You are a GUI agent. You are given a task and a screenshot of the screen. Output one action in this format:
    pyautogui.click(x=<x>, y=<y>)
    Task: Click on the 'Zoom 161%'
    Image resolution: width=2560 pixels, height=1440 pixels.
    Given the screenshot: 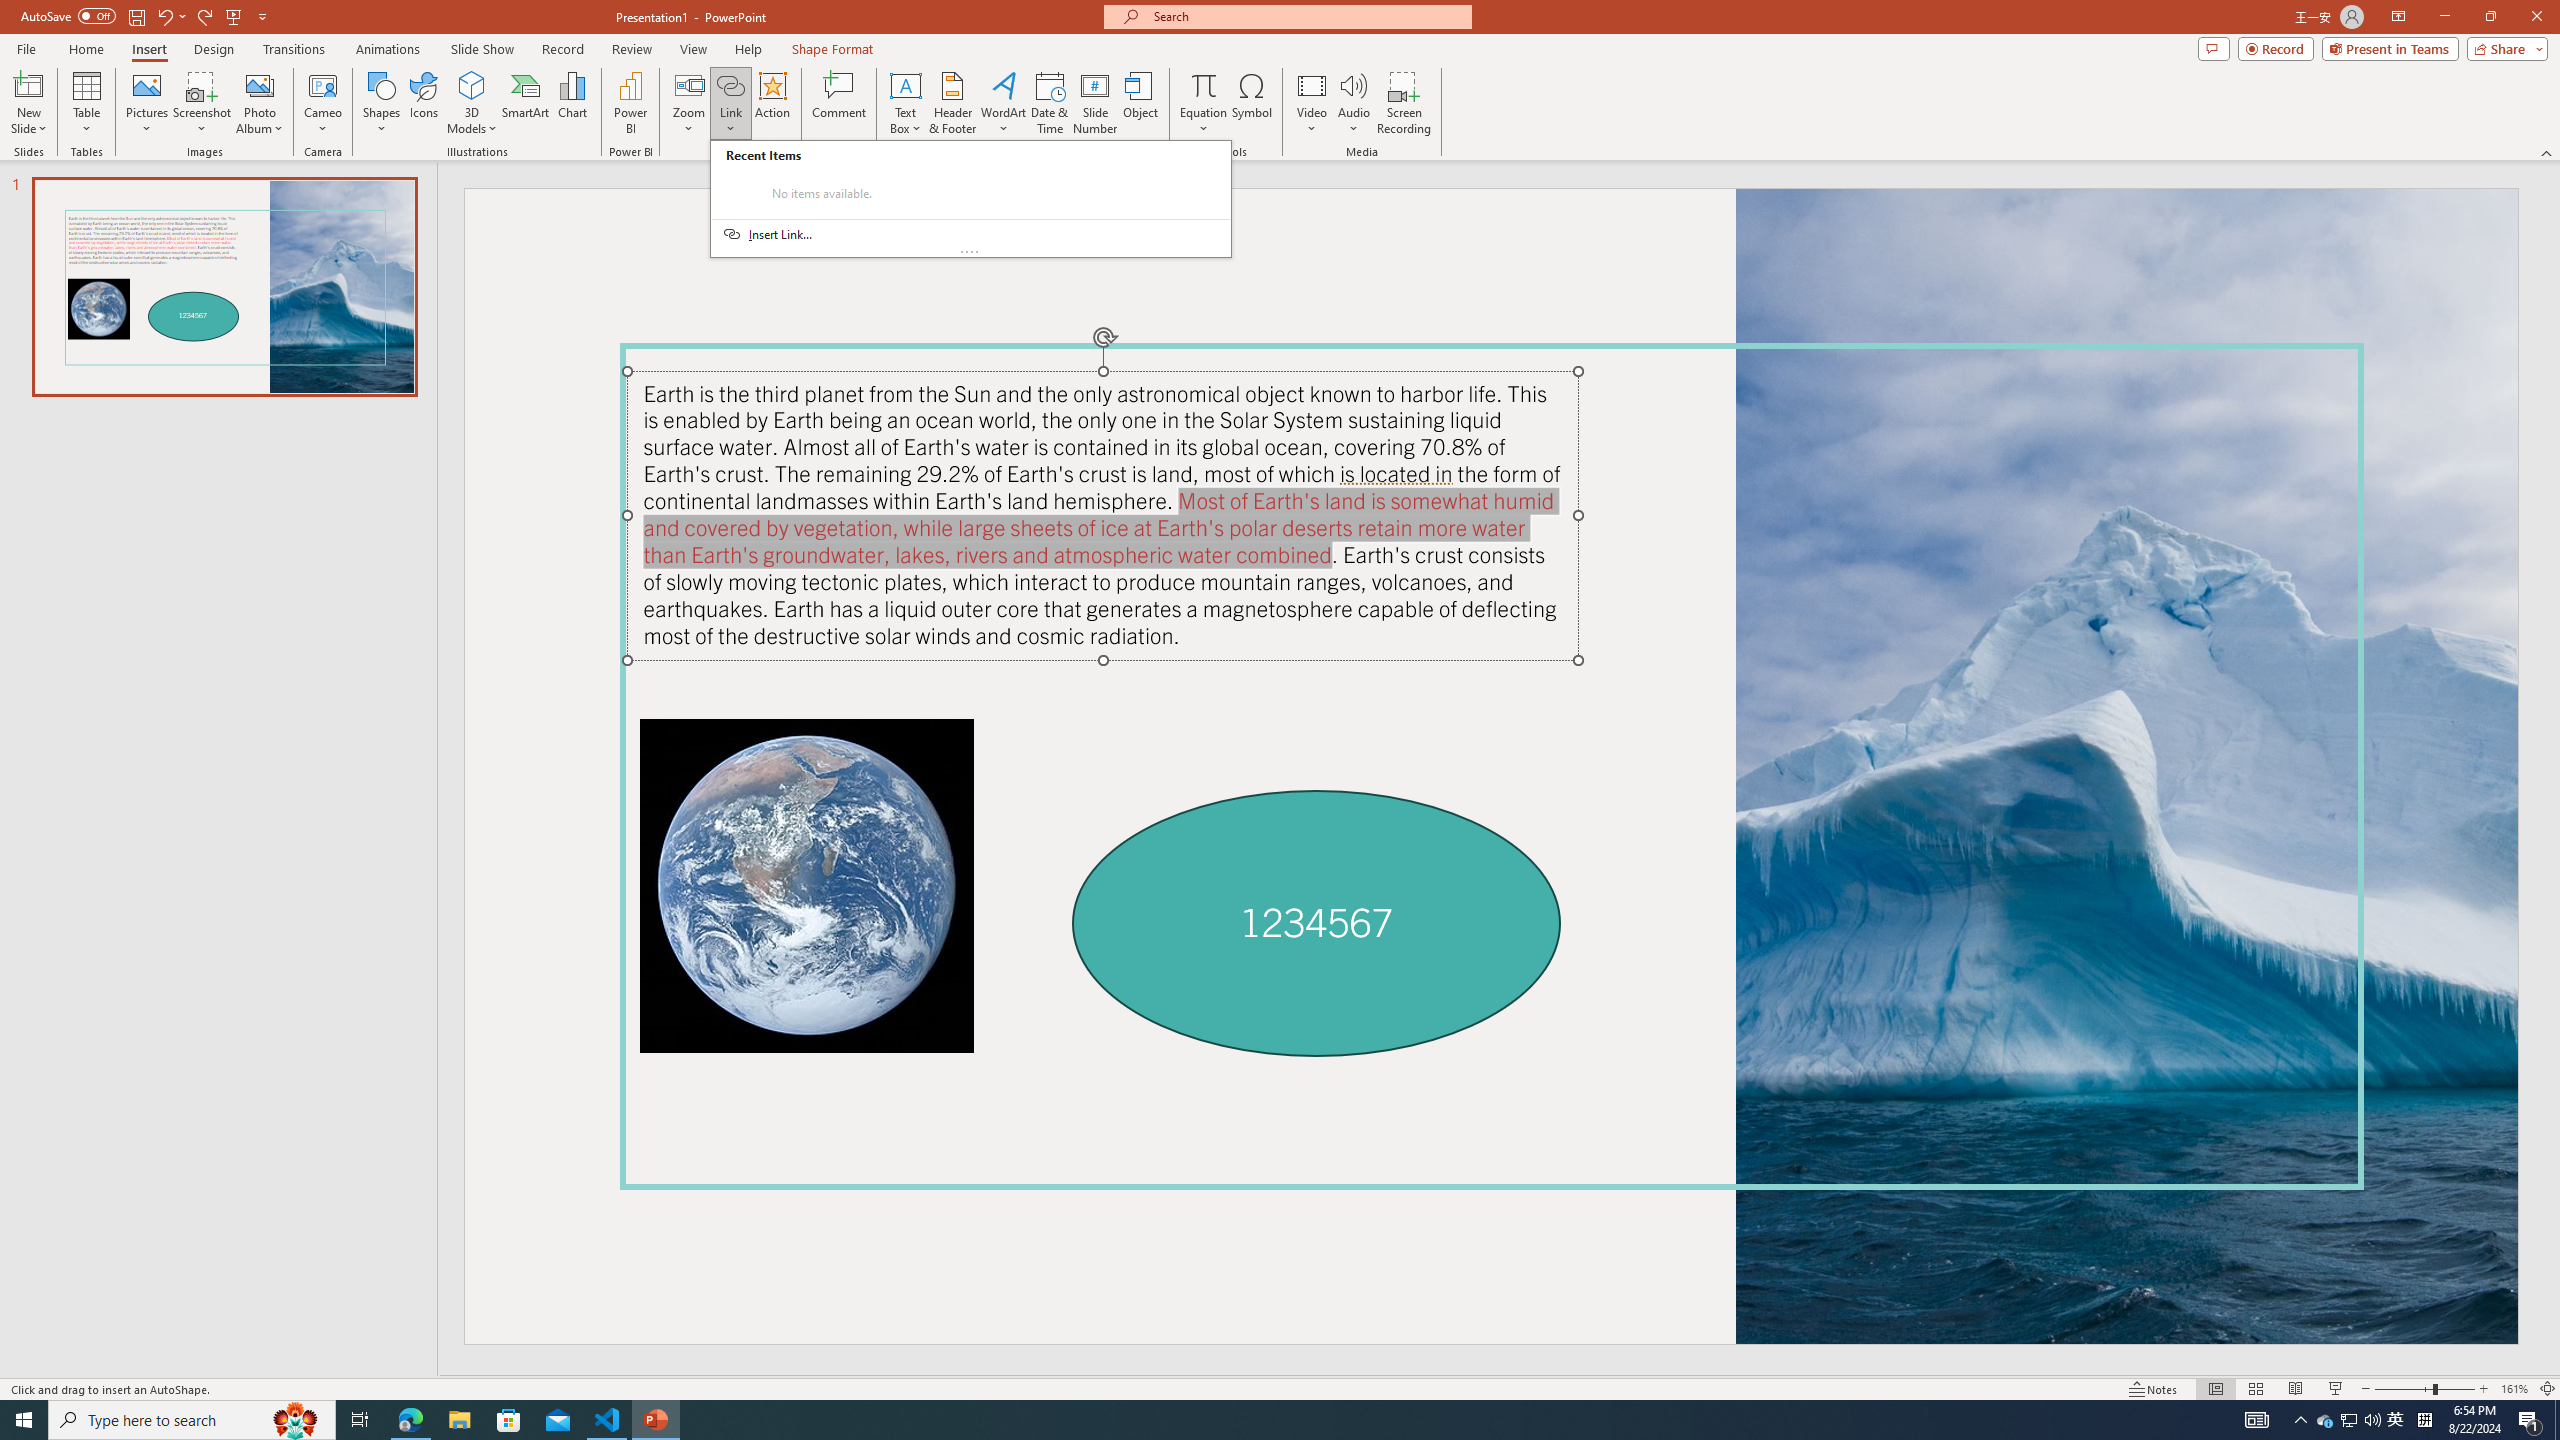 What is the action you would take?
    pyautogui.click(x=2515, y=1389)
    